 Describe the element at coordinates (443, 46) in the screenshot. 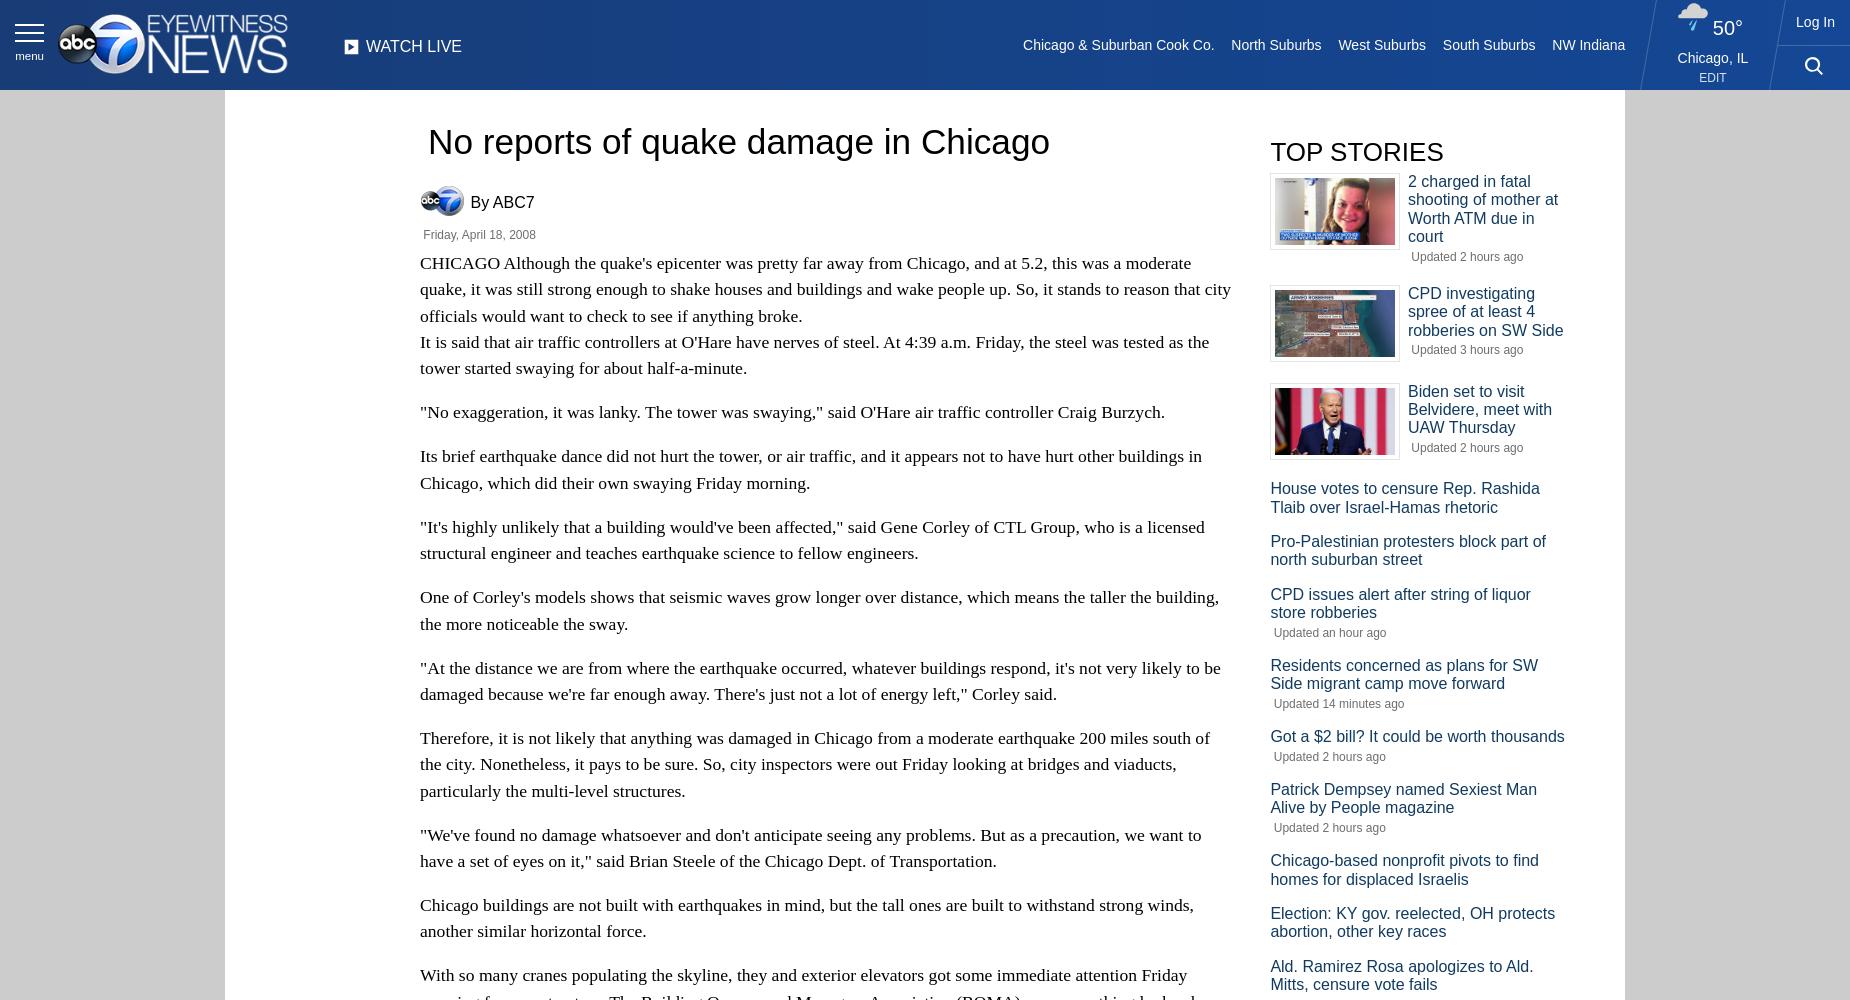

I see `'LIVE'` at that location.